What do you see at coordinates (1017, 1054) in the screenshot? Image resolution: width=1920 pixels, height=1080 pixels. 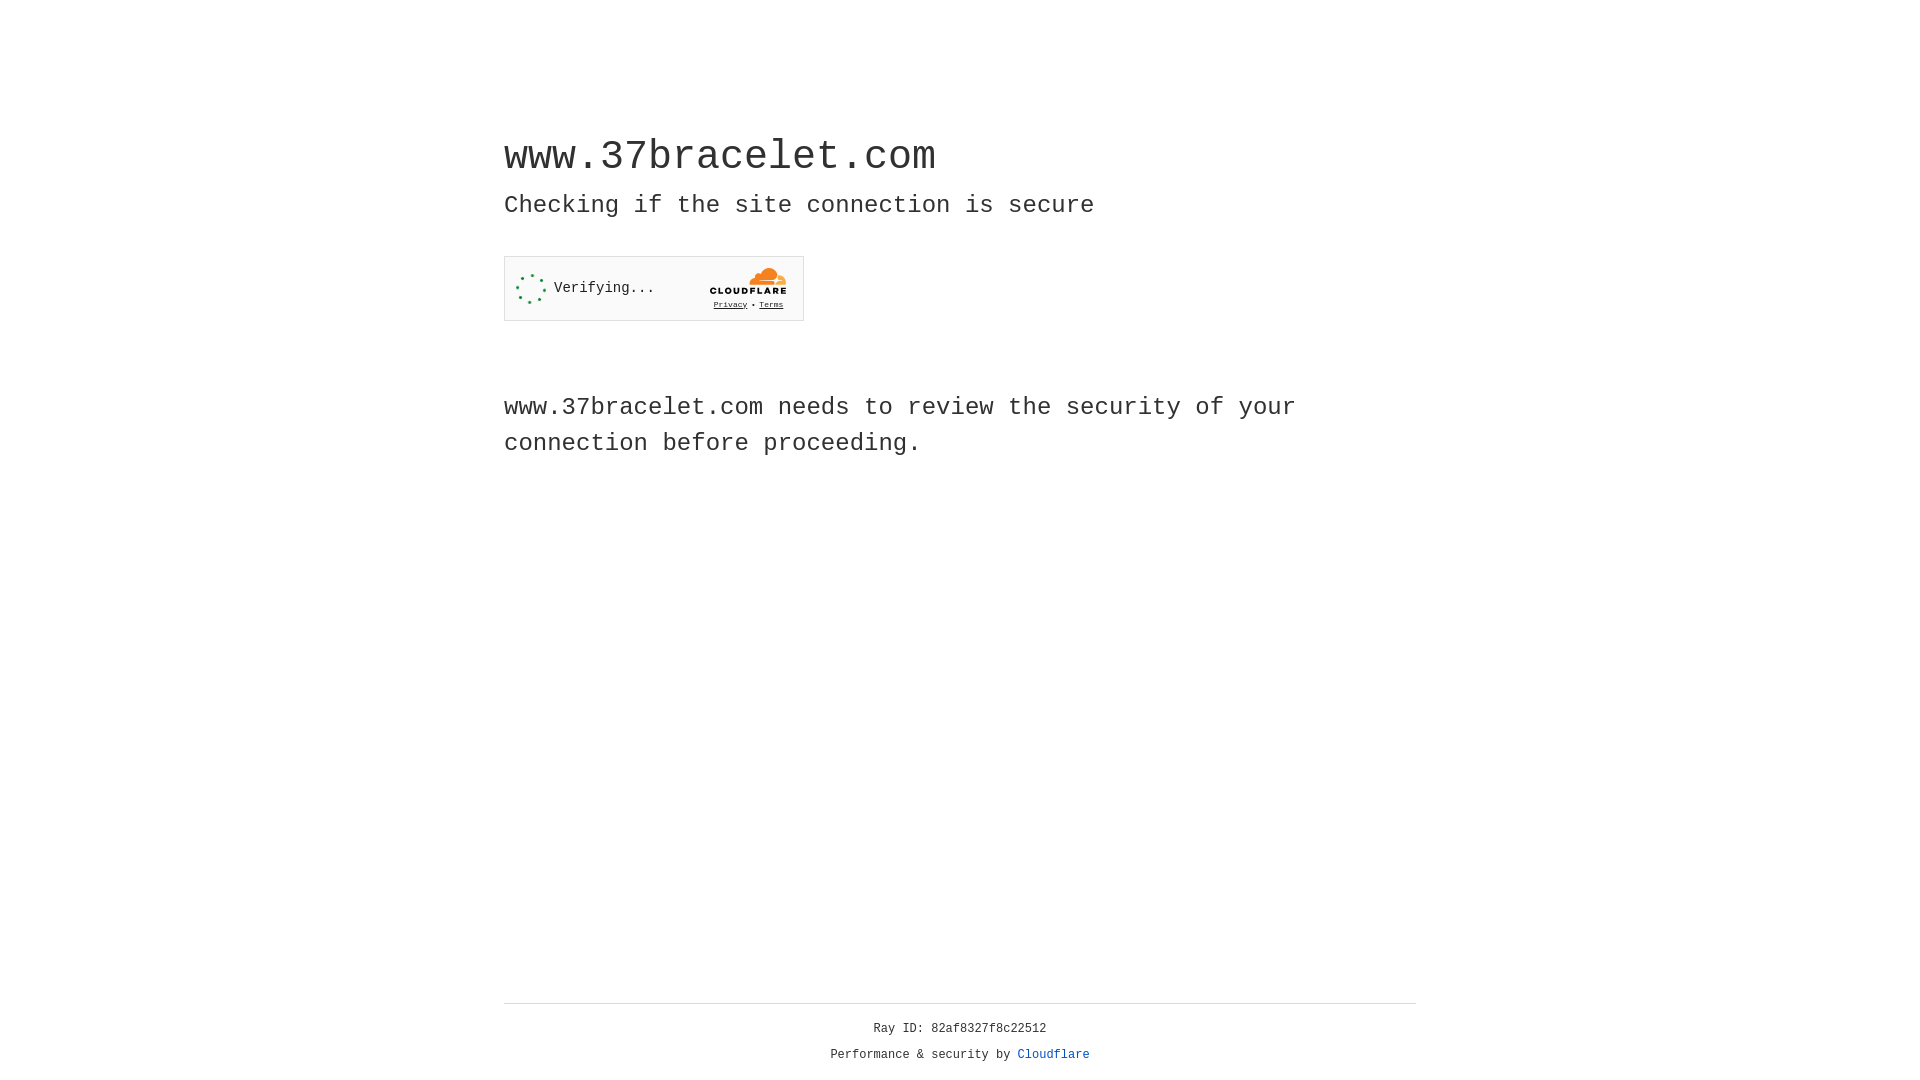 I see `'Cloudflare'` at bounding box center [1017, 1054].